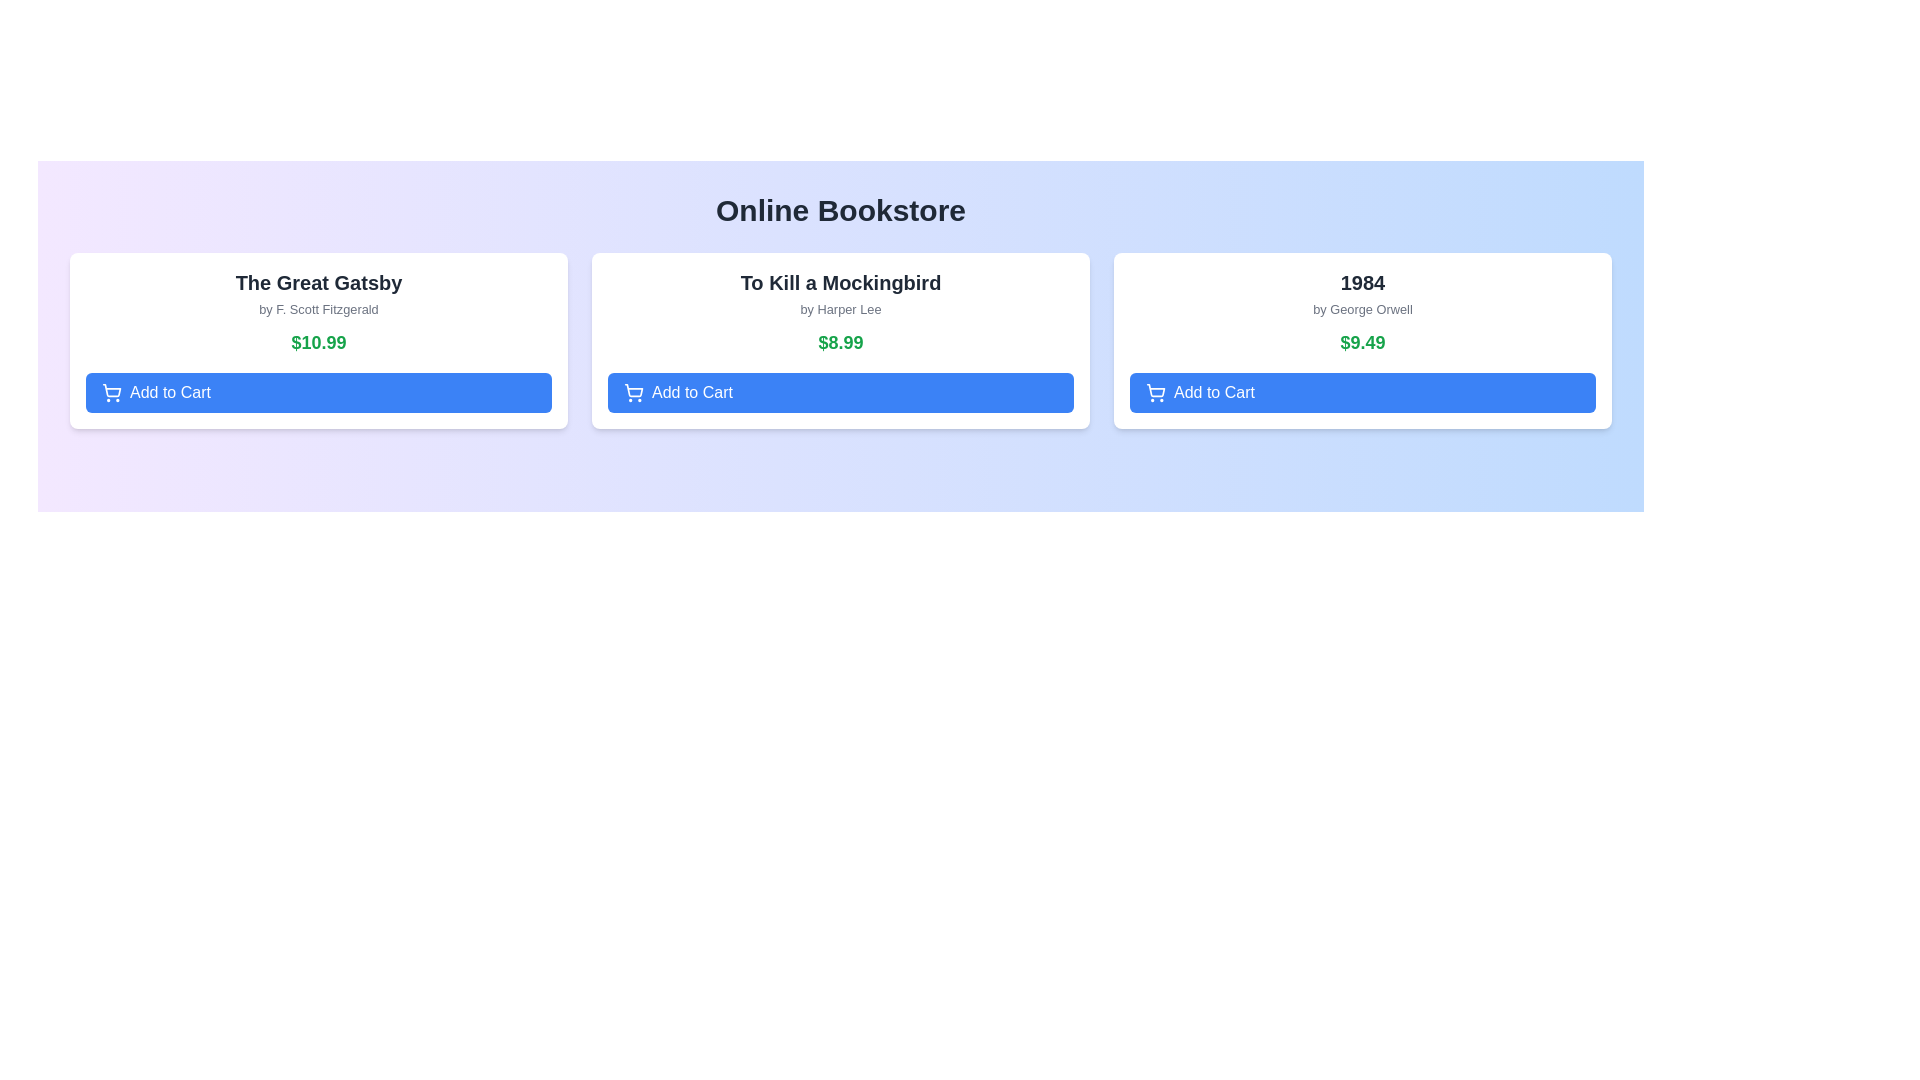 Image resolution: width=1920 pixels, height=1080 pixels. I want to click on the shopping cart icon located beside the 'Add to Cart' button under the product '1984' by George Orwell, so click(1156, 393).